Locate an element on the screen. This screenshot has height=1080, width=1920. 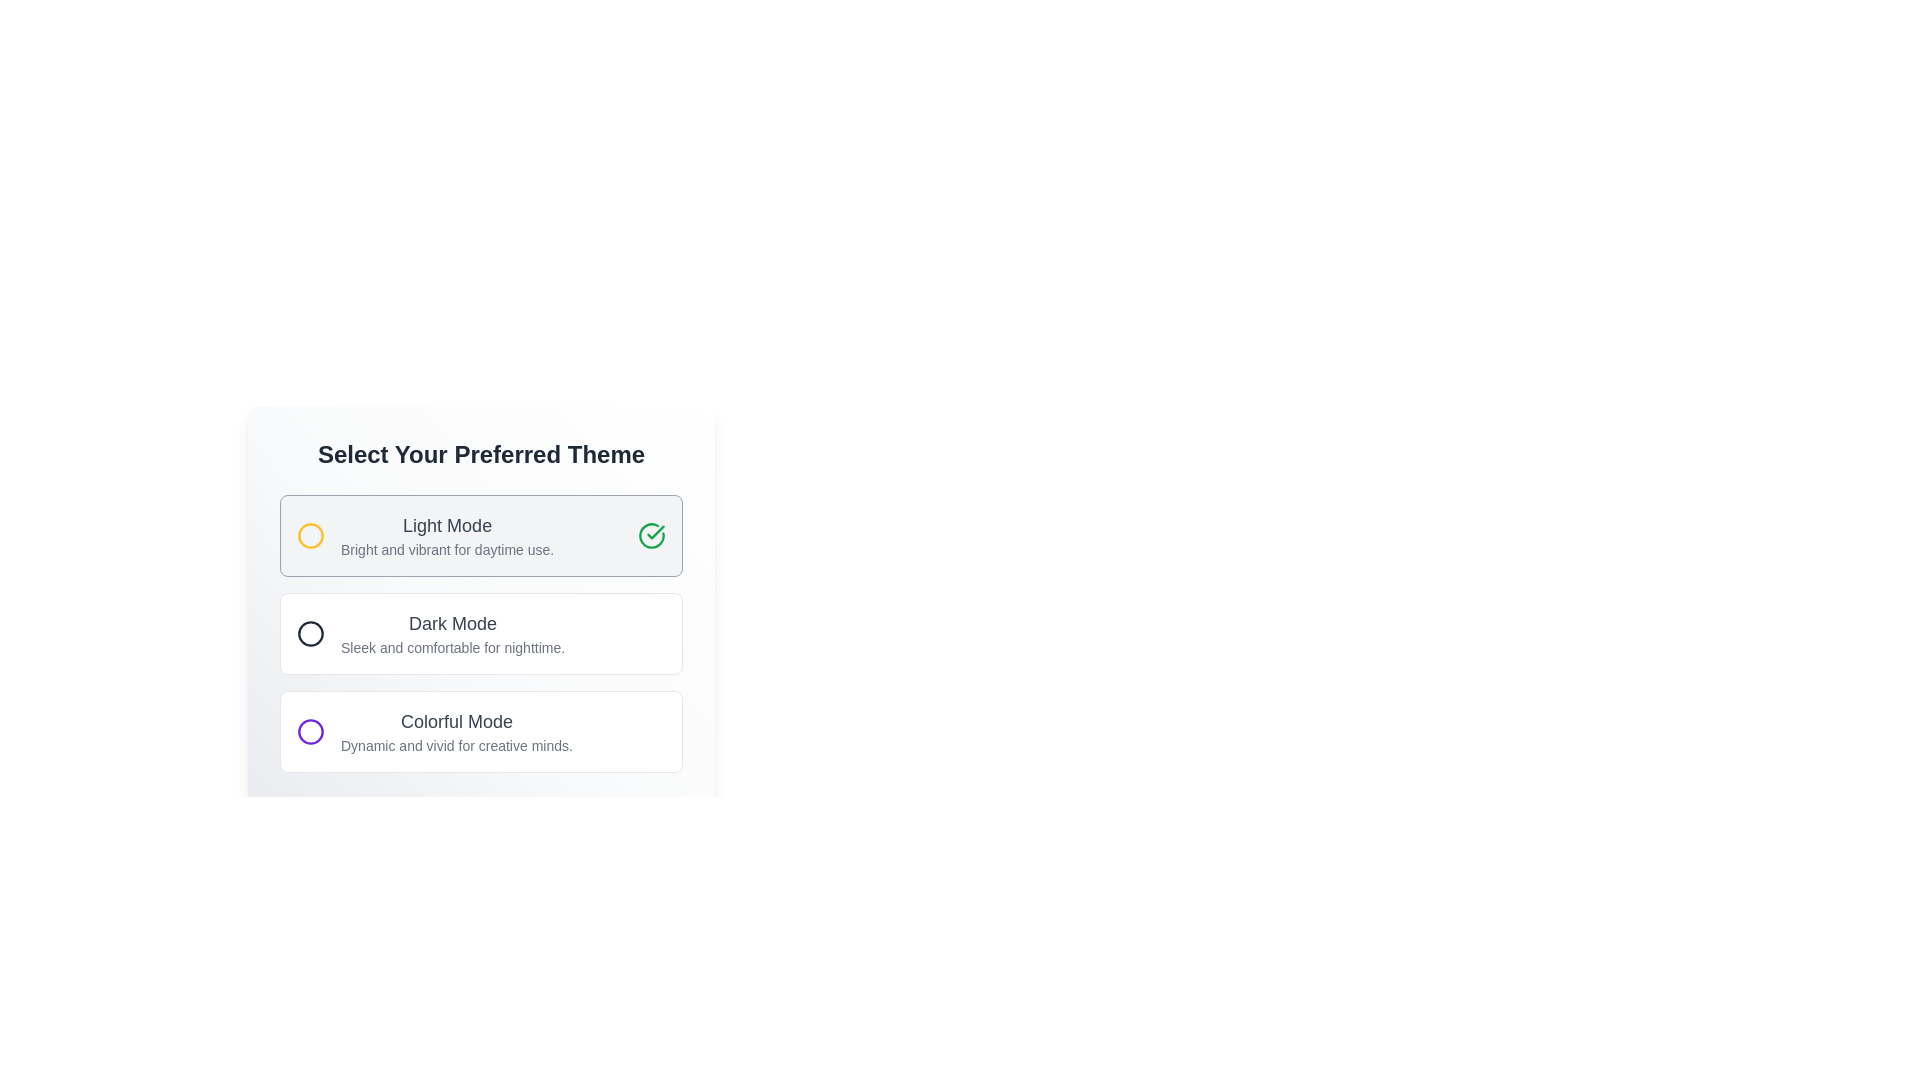
descriptive text 'Bright and vibrant for daytime use.' located below the 'Light Mode' title in the theme selection section is located at coordinates (446, 550).